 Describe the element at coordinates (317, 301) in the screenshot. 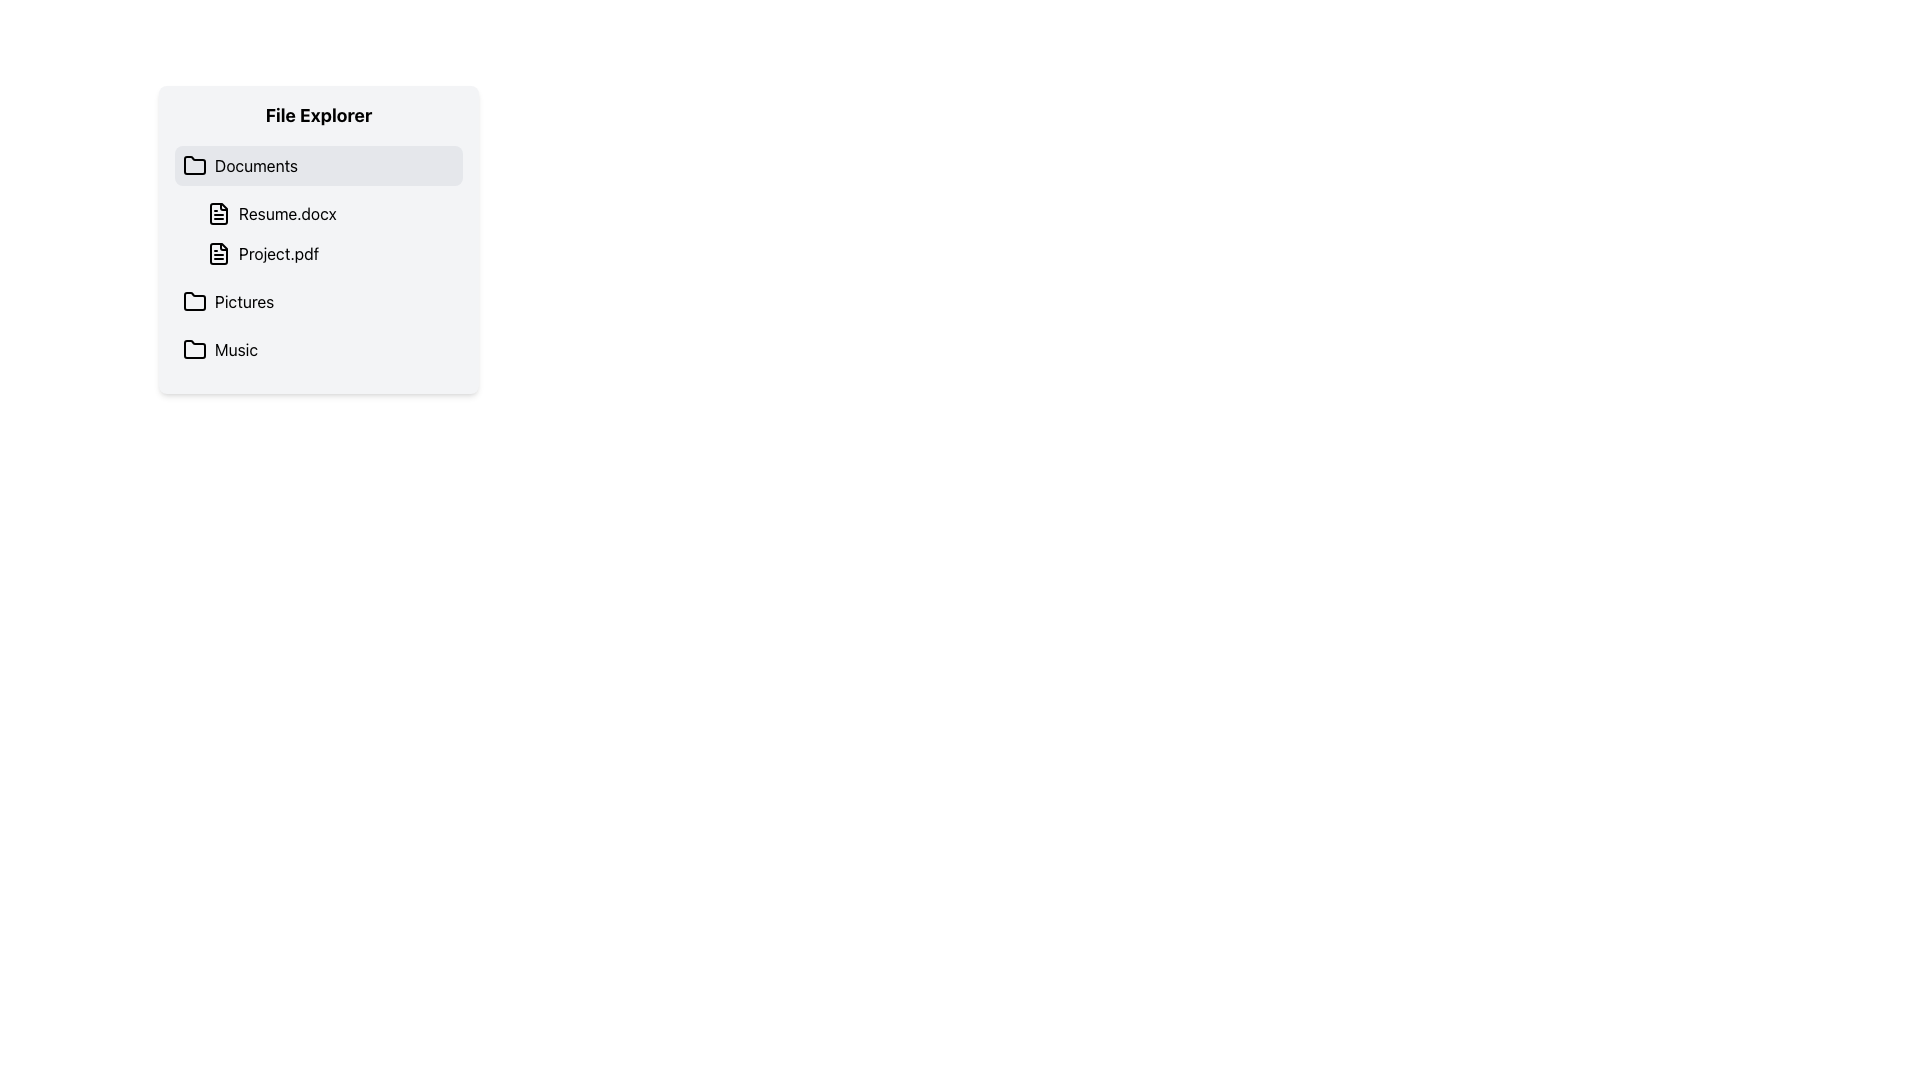

I see `the folder entry labeled 'Pictures'` at that location.